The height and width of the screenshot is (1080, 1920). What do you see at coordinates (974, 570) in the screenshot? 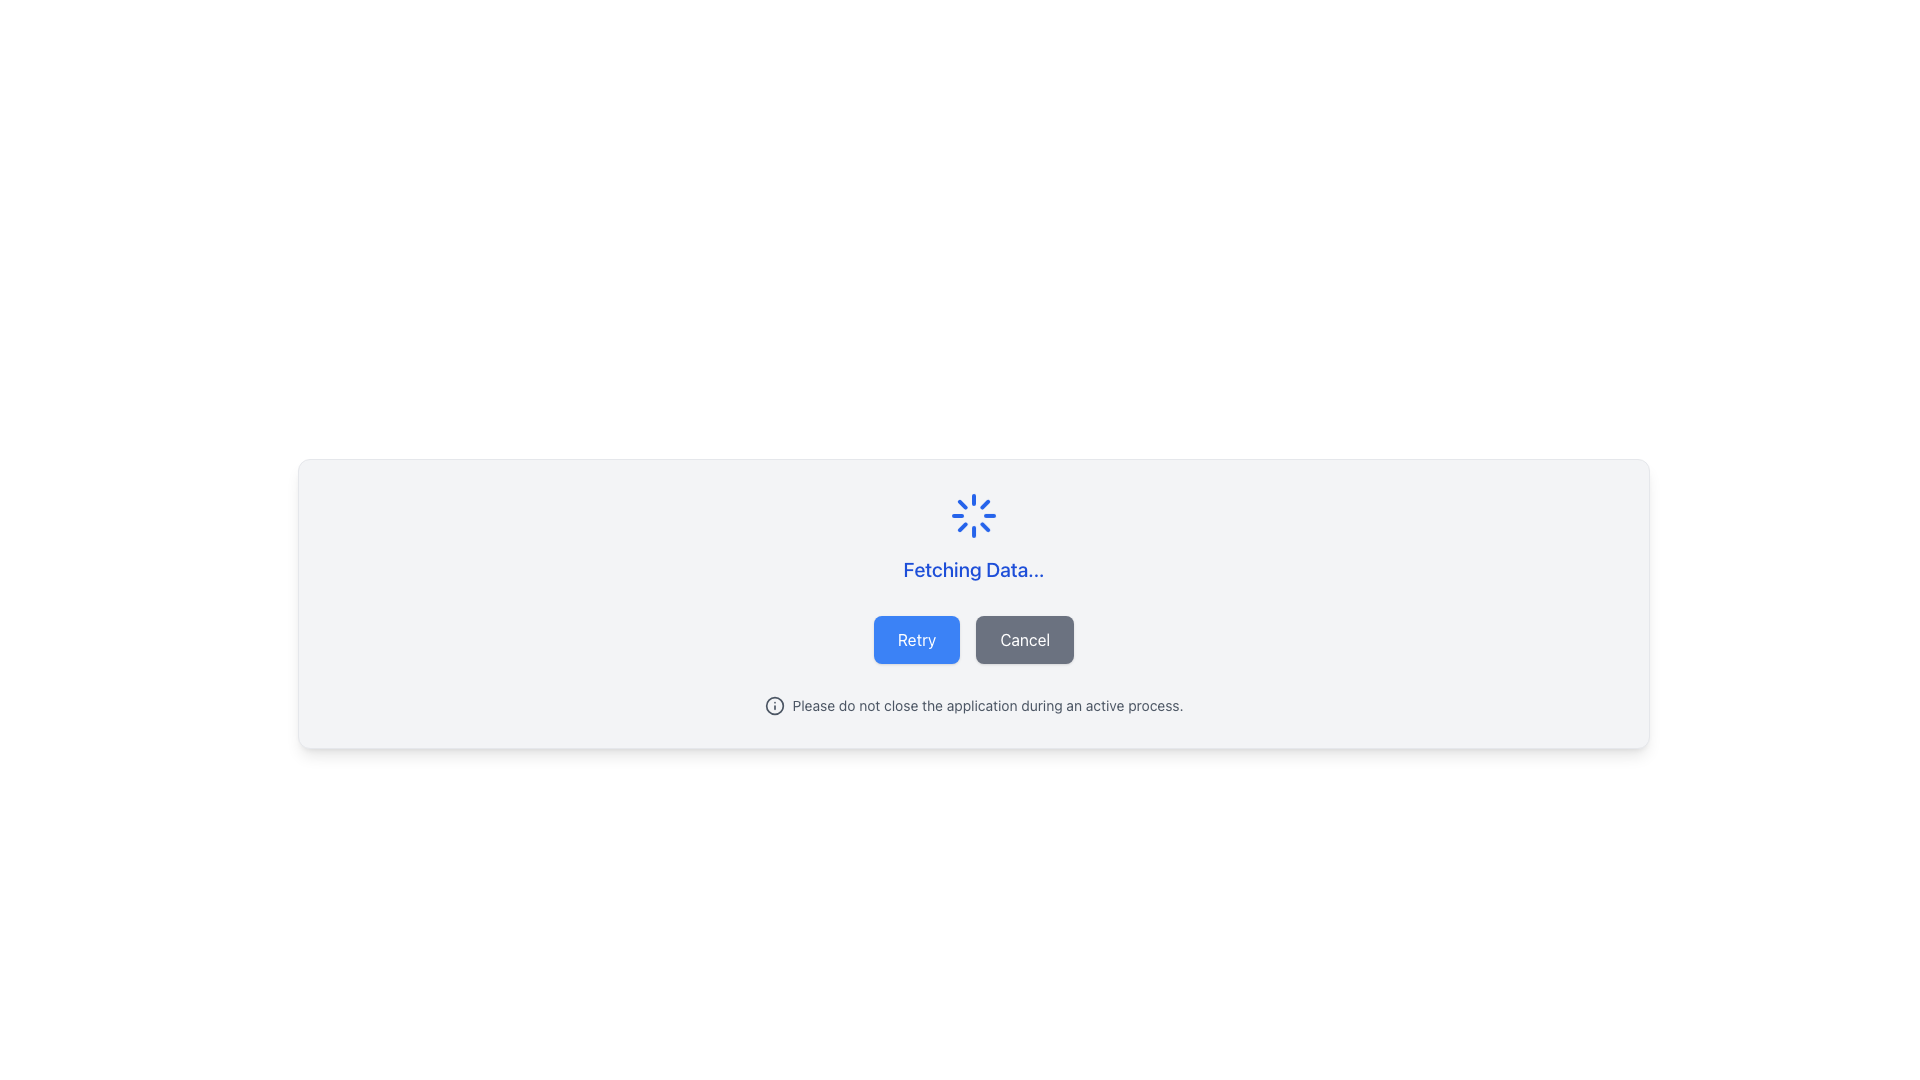
I see `the status message text label that indicates data is being fetched, located beneath the spinning loader icon and above the 'Retry' and 'Cancel' buttons` at bounding box center [974, 570].